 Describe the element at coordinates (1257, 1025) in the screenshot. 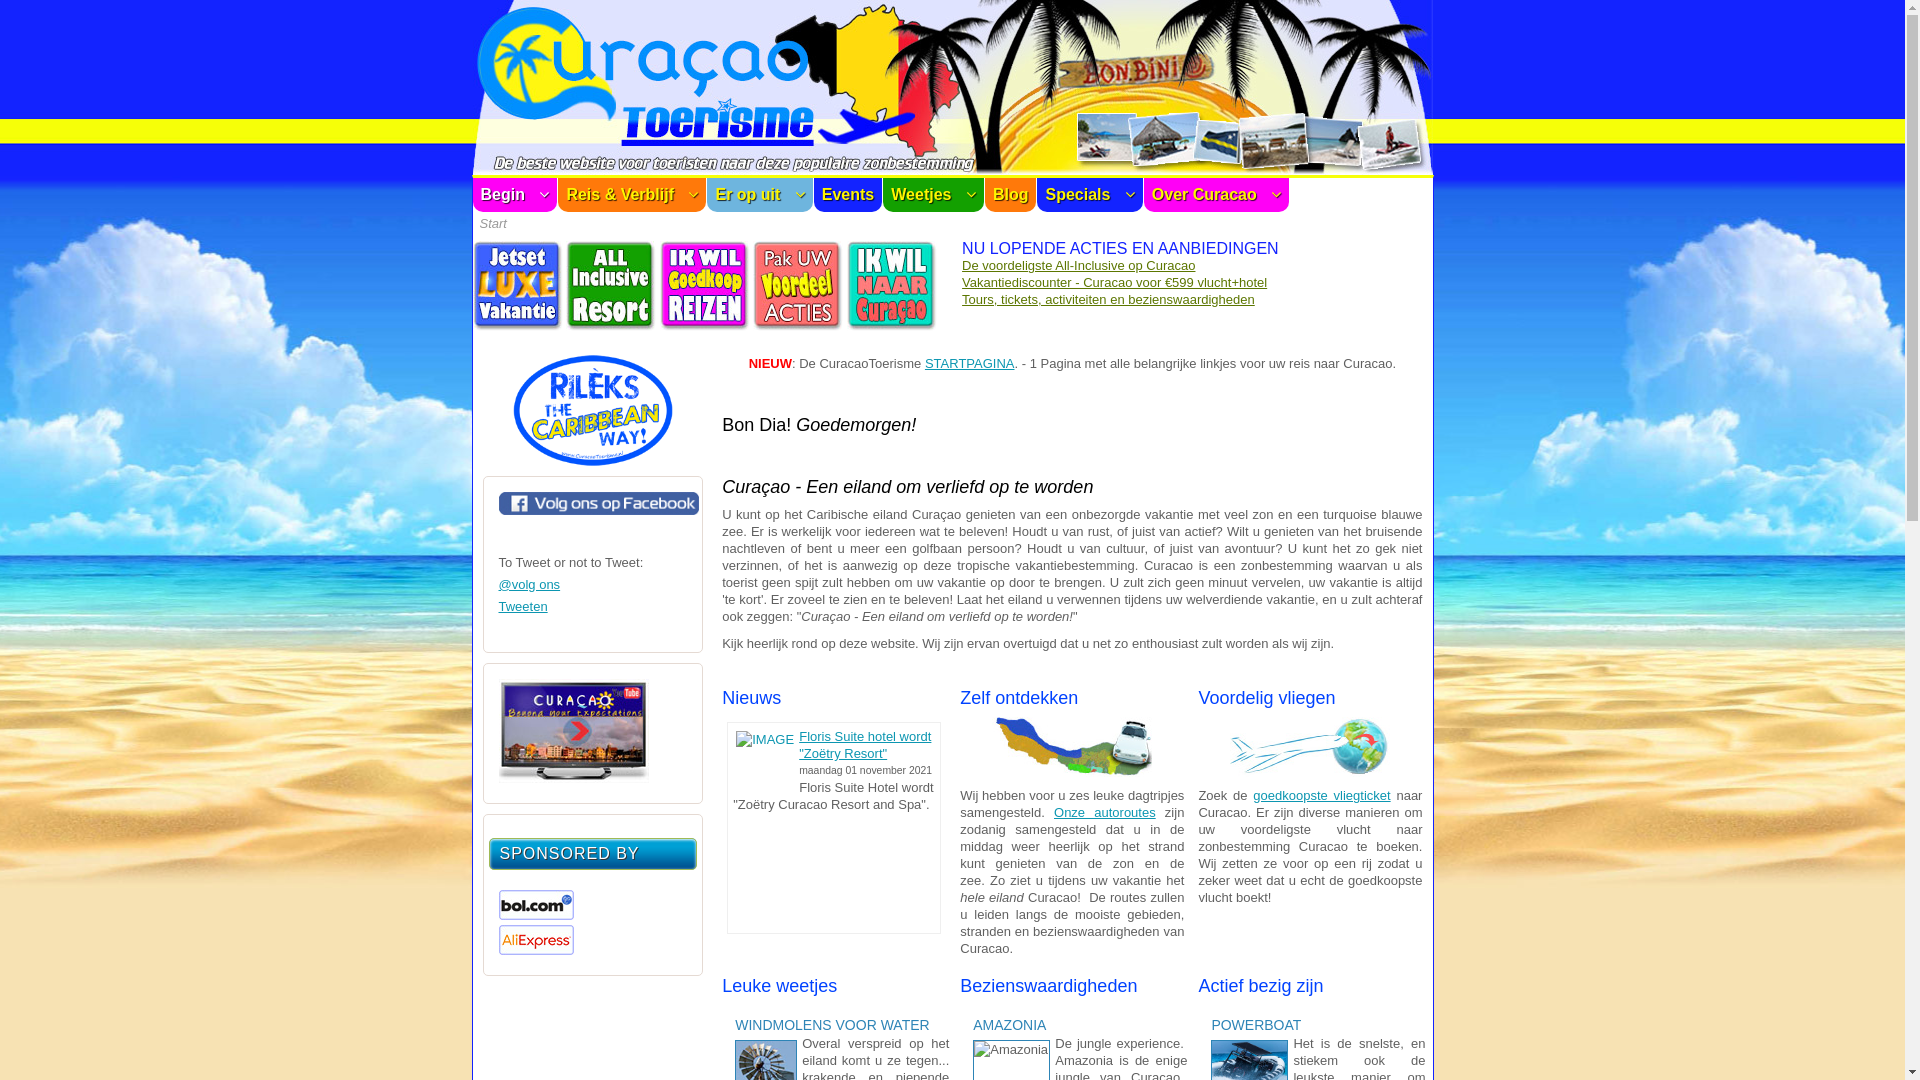

I see `'POWERBOAT'` at that location.